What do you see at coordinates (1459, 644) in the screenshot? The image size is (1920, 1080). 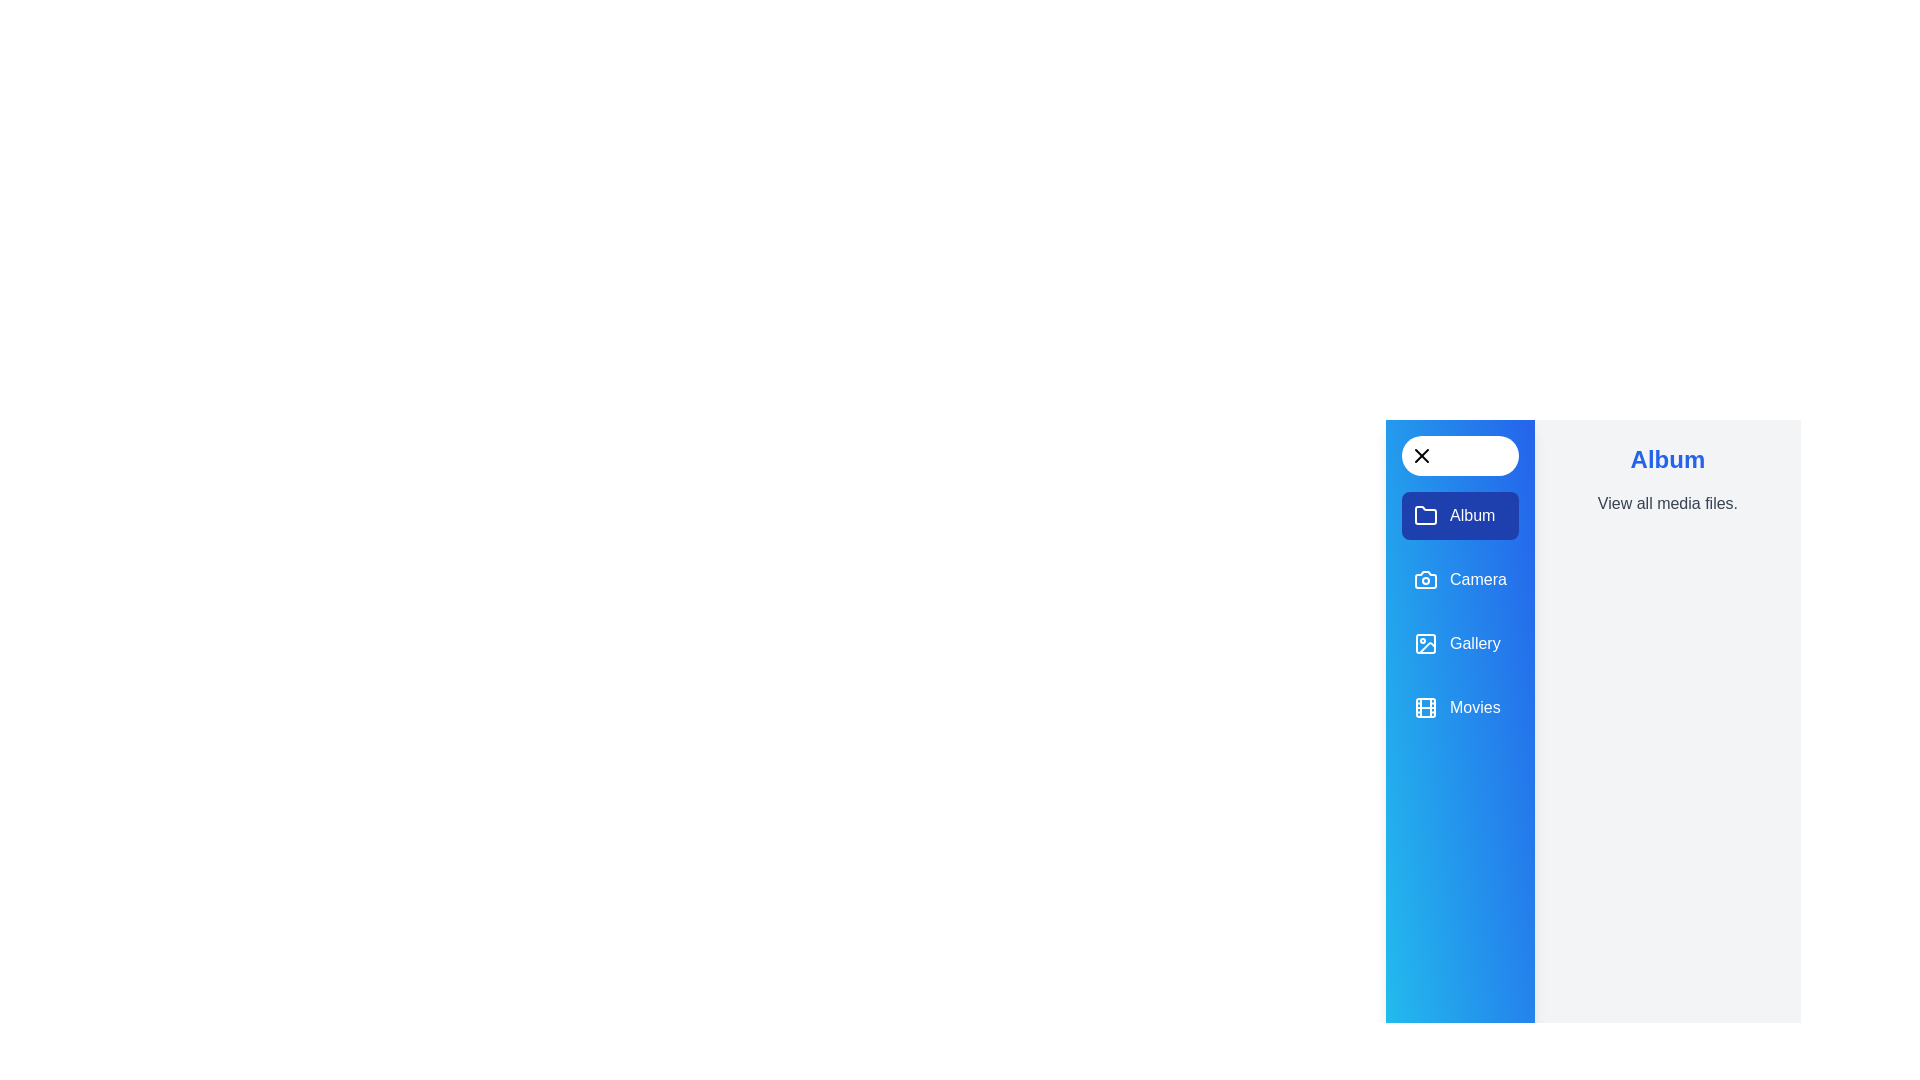 I see `the 'Gallery' button to navigate to the 'Gallery' panel` at bounding box center [1459, 644].